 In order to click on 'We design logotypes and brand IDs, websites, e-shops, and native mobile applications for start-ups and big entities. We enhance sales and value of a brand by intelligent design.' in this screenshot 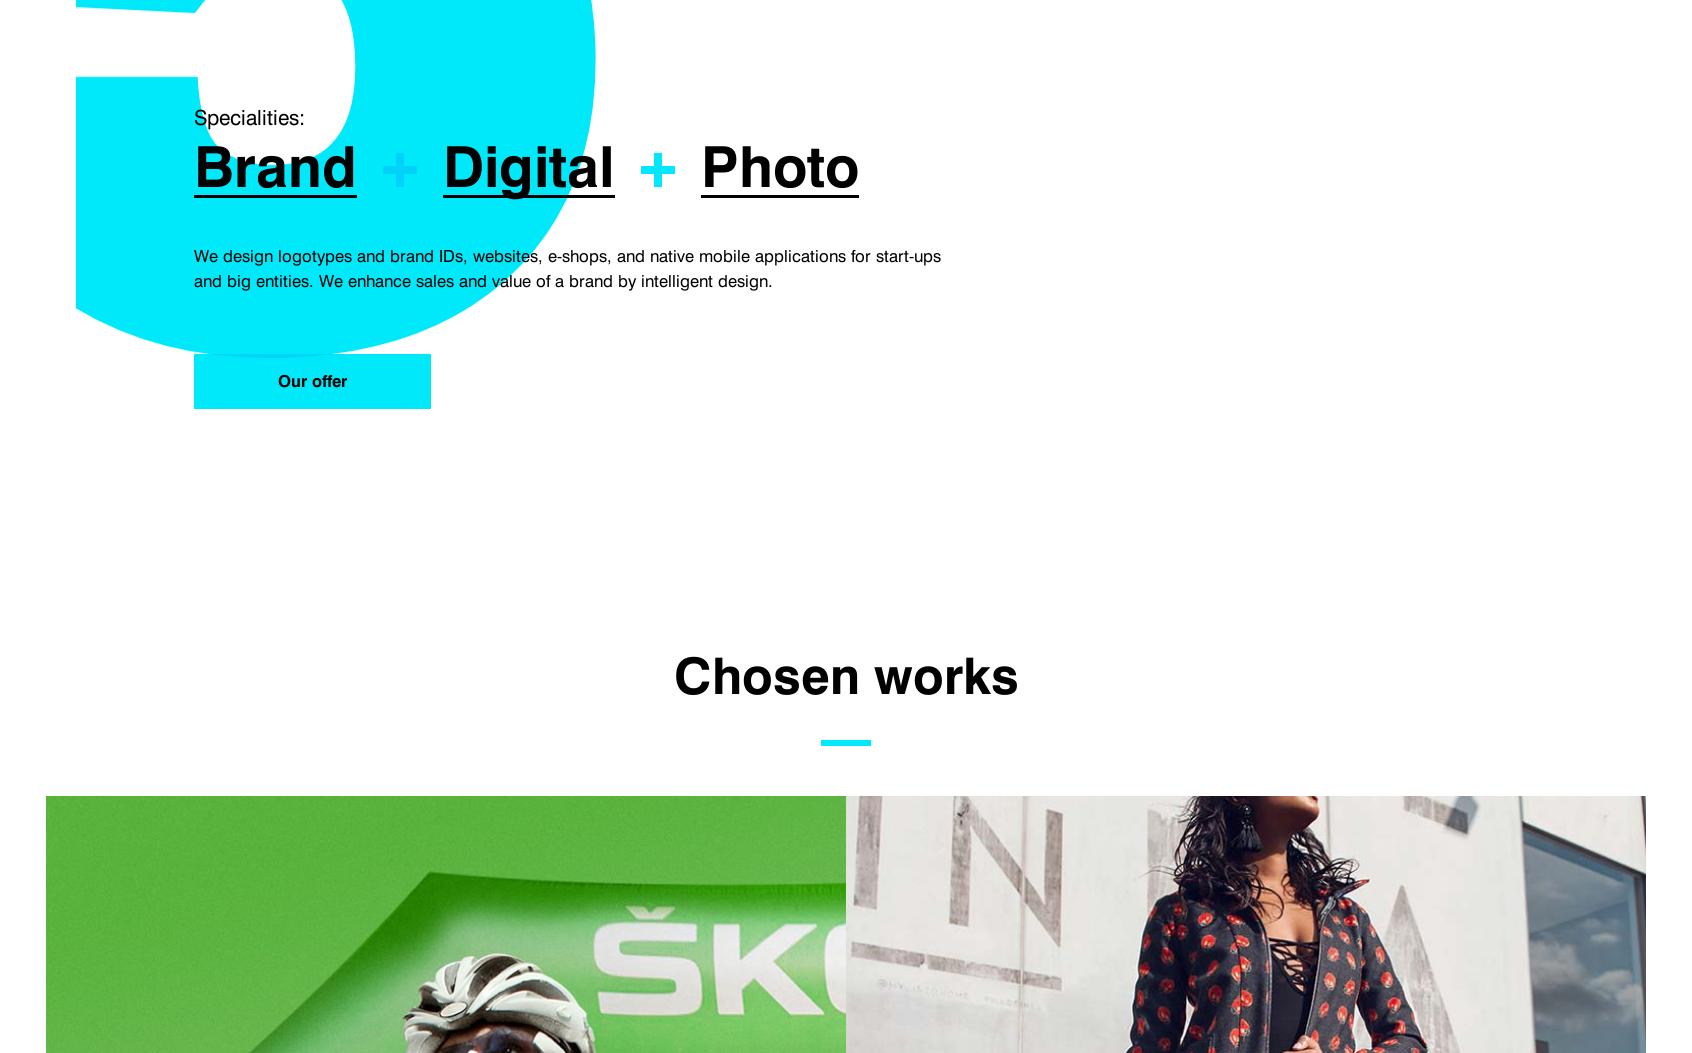, I will do `click(193, 268)`.